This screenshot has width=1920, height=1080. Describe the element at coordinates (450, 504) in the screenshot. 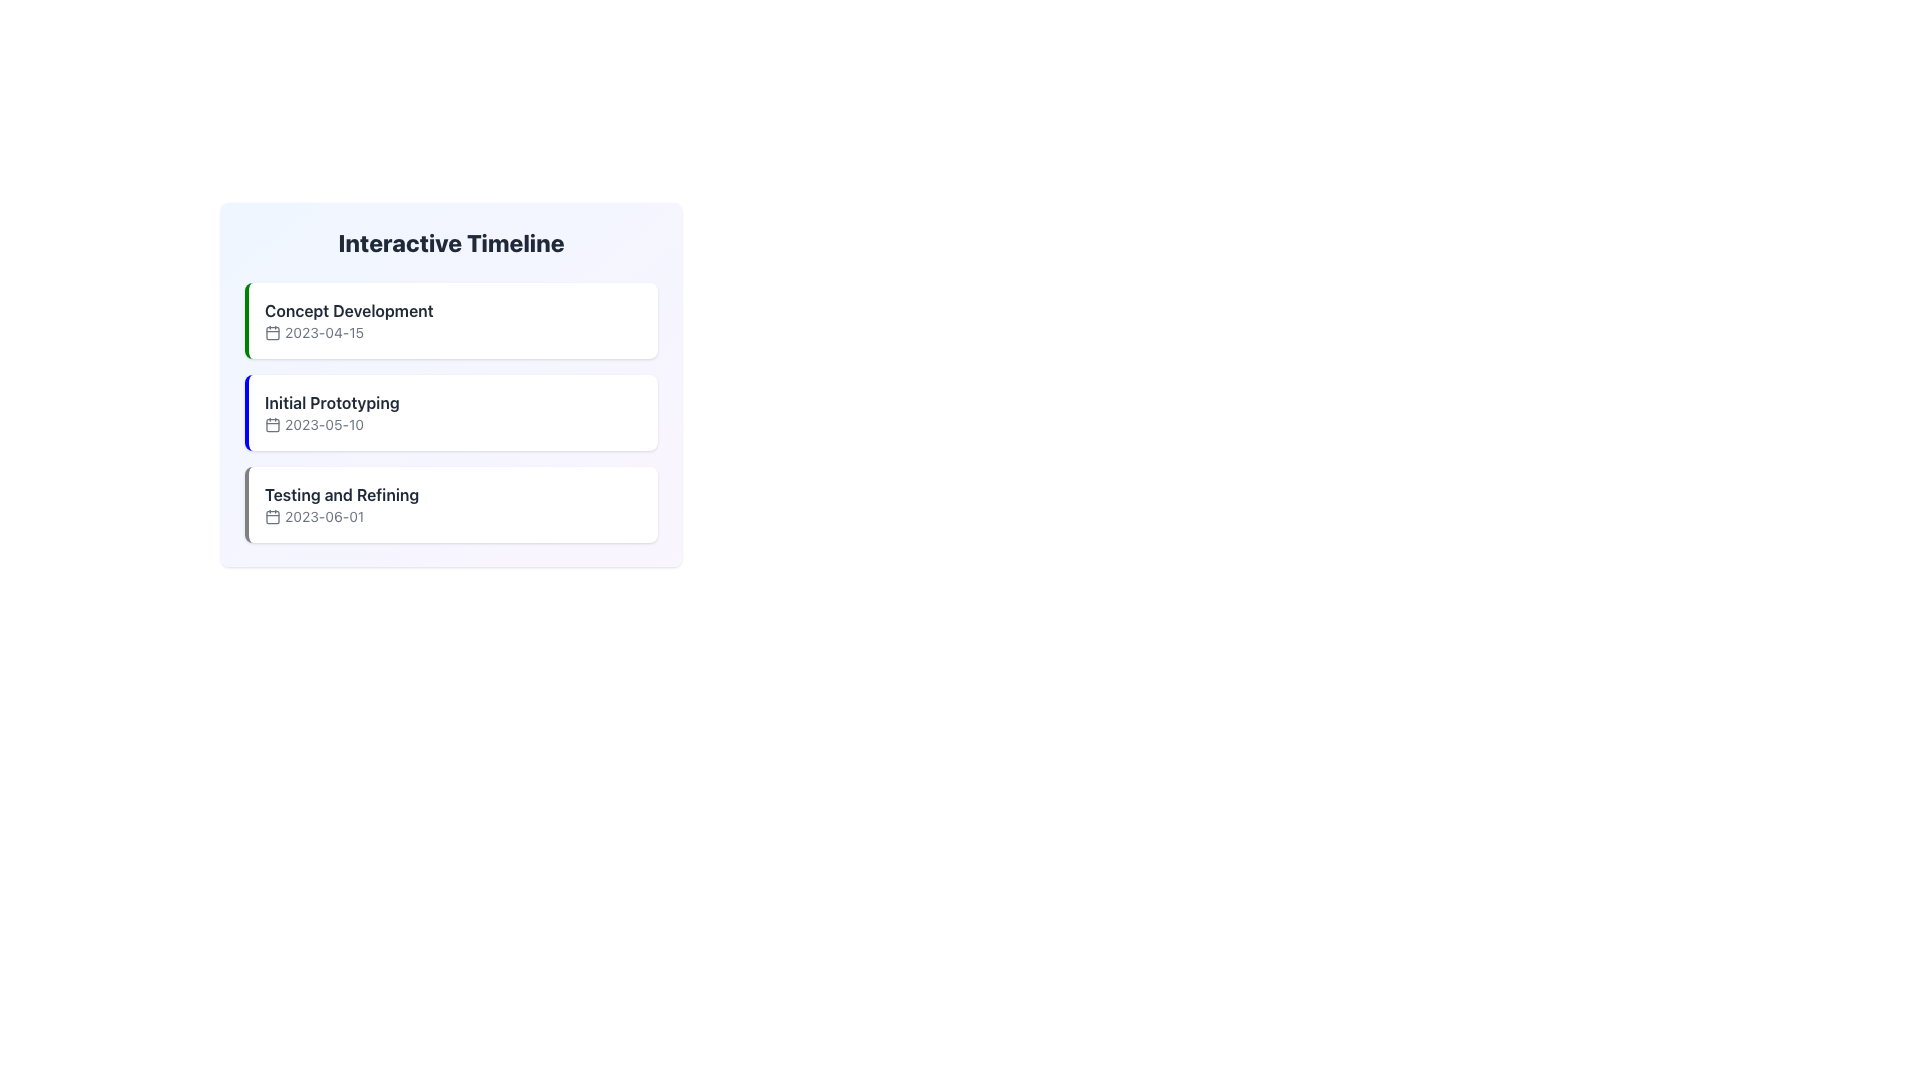

I see `the 'Testing and Refining' Information card in the Interactive Timeline section, which is the third item in the vertical list` at that location.